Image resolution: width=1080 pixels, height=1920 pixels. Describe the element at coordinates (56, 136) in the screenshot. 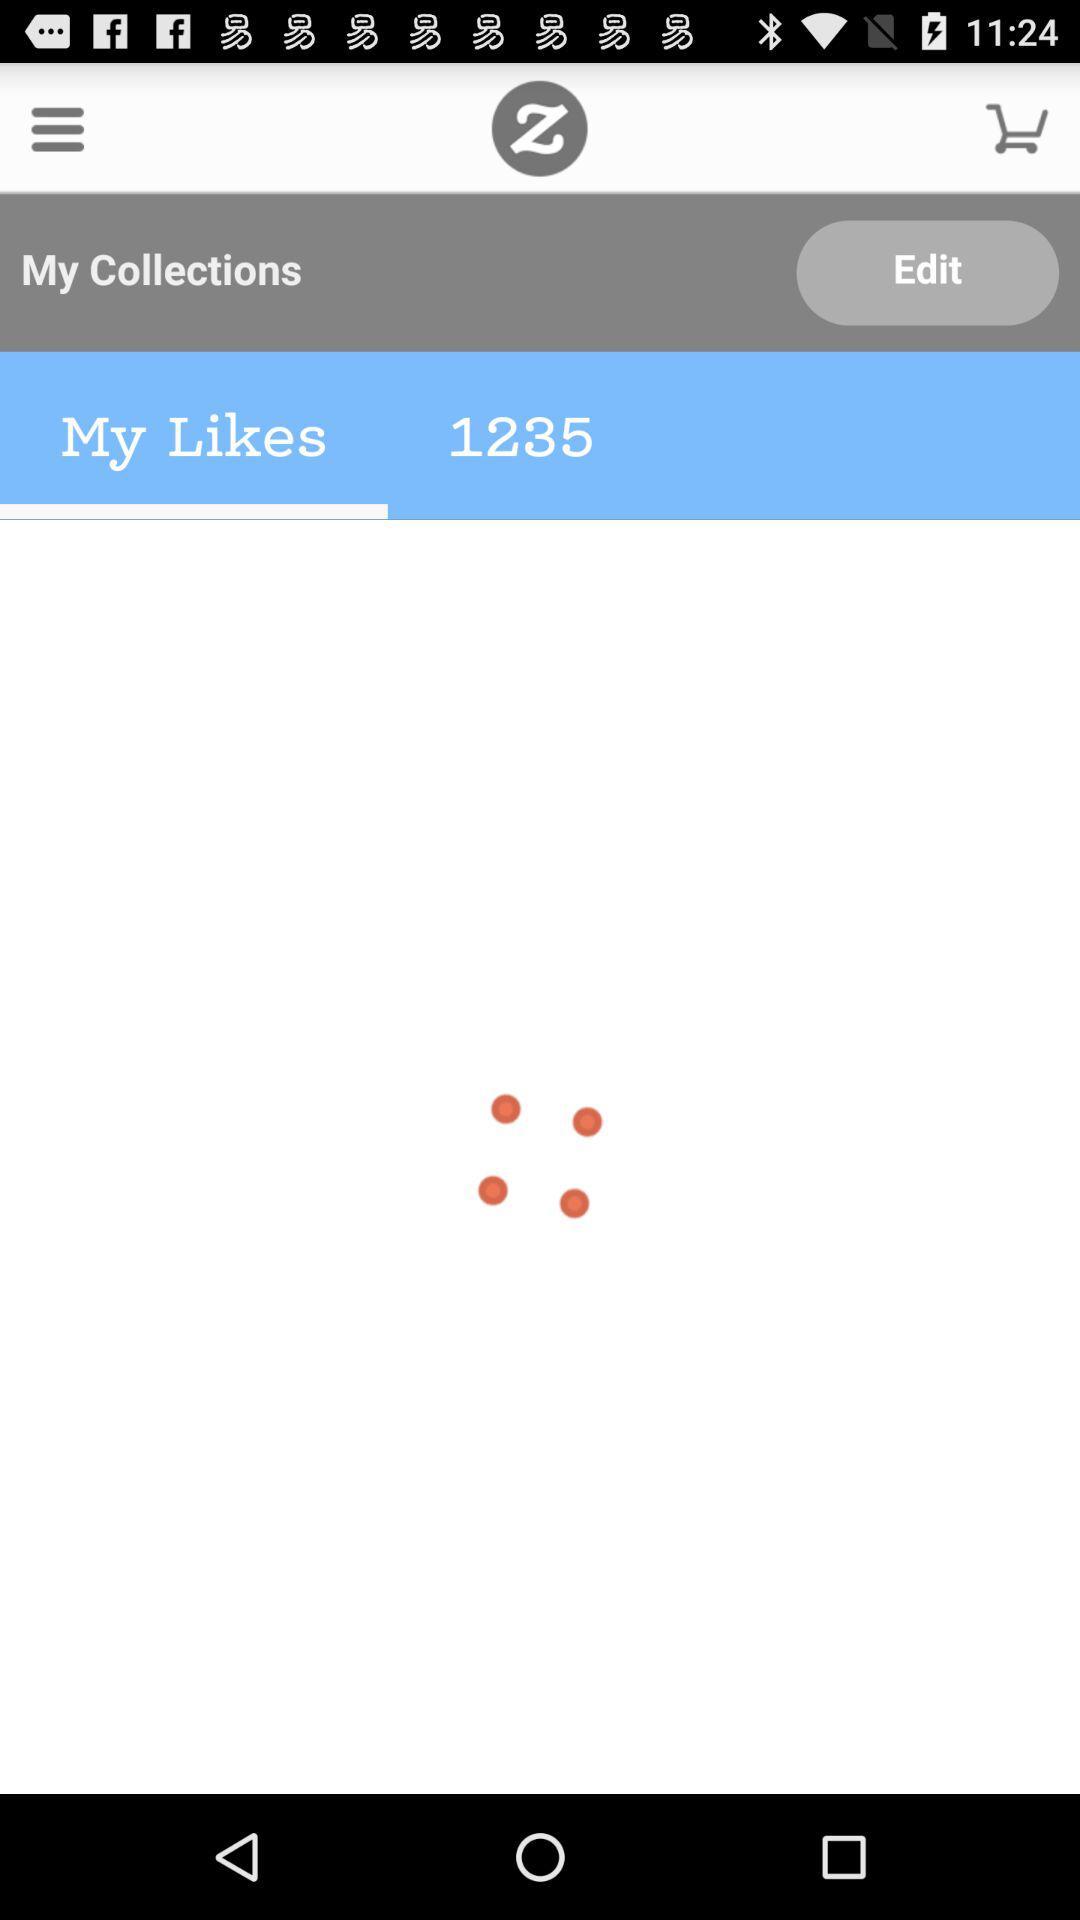

I see `the menu icon` at that location.